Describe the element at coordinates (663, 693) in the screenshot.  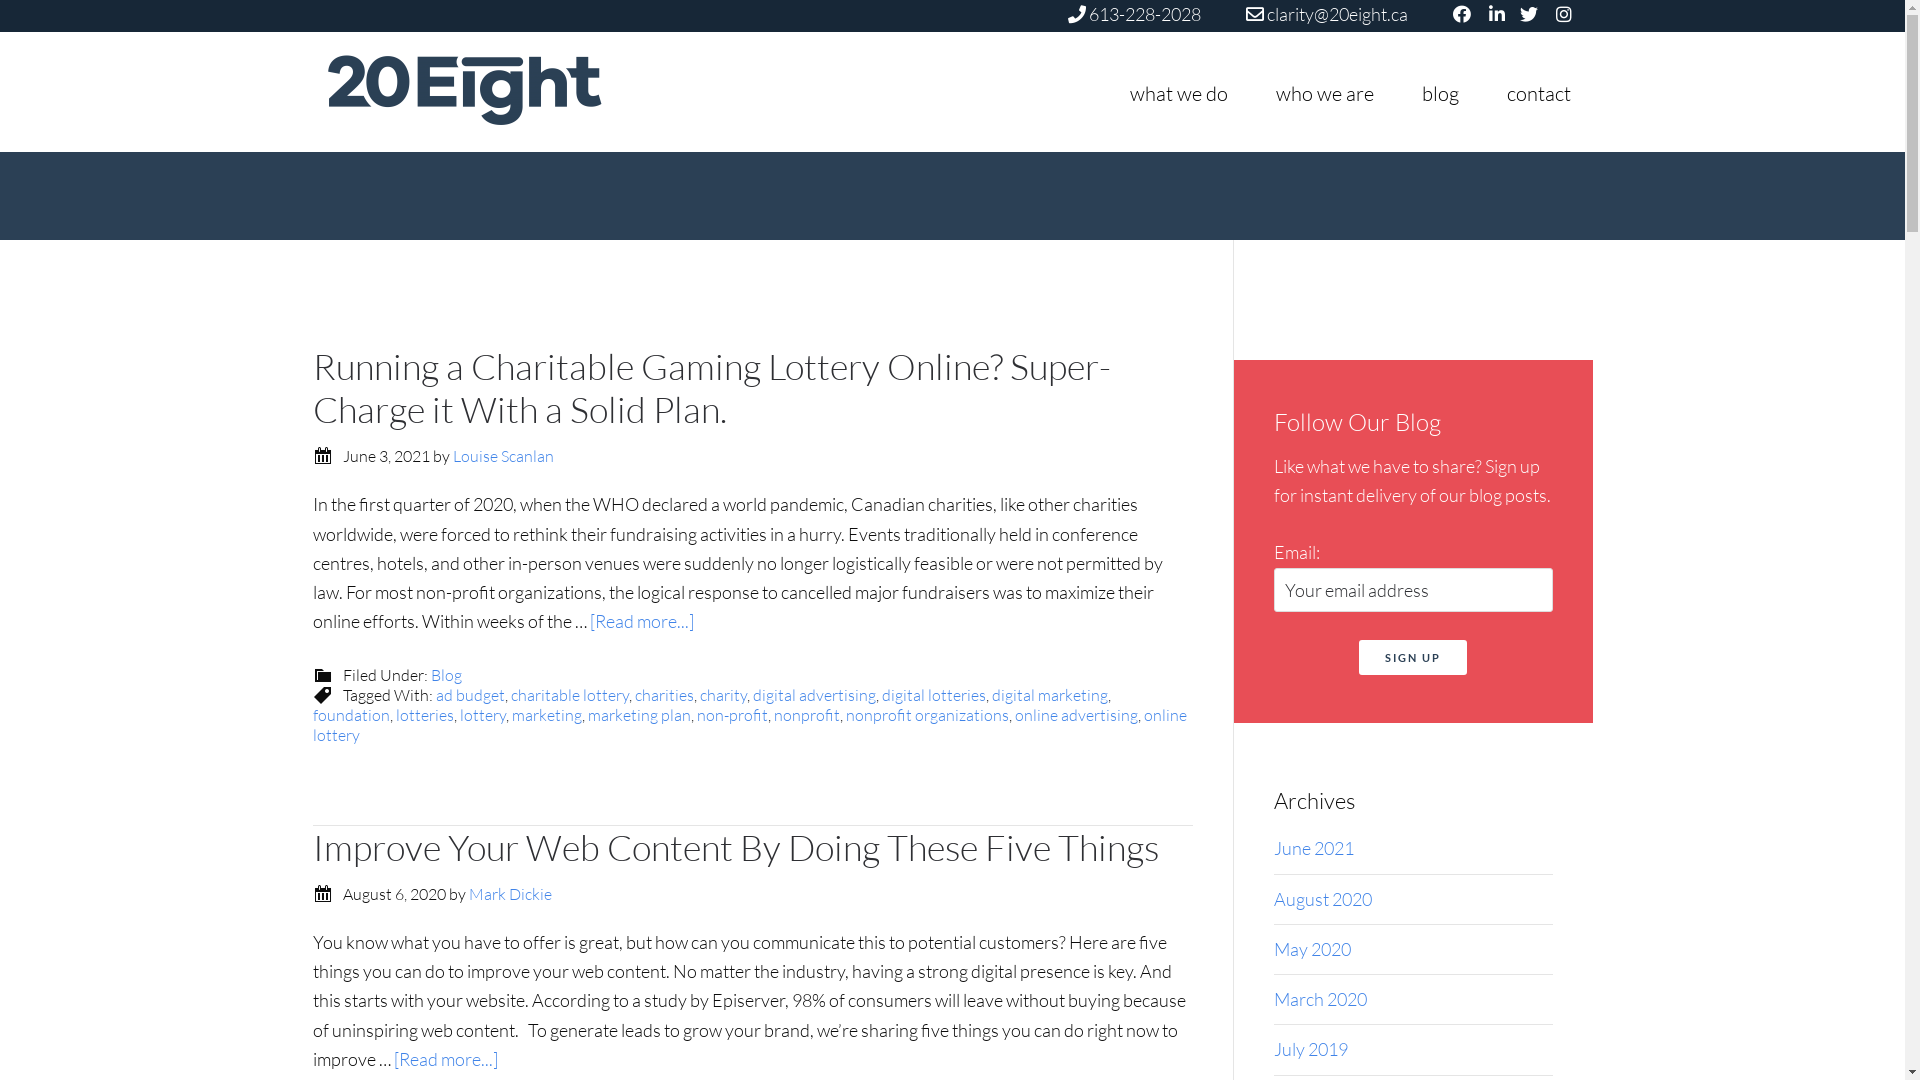
I see `'charities'` at that location.